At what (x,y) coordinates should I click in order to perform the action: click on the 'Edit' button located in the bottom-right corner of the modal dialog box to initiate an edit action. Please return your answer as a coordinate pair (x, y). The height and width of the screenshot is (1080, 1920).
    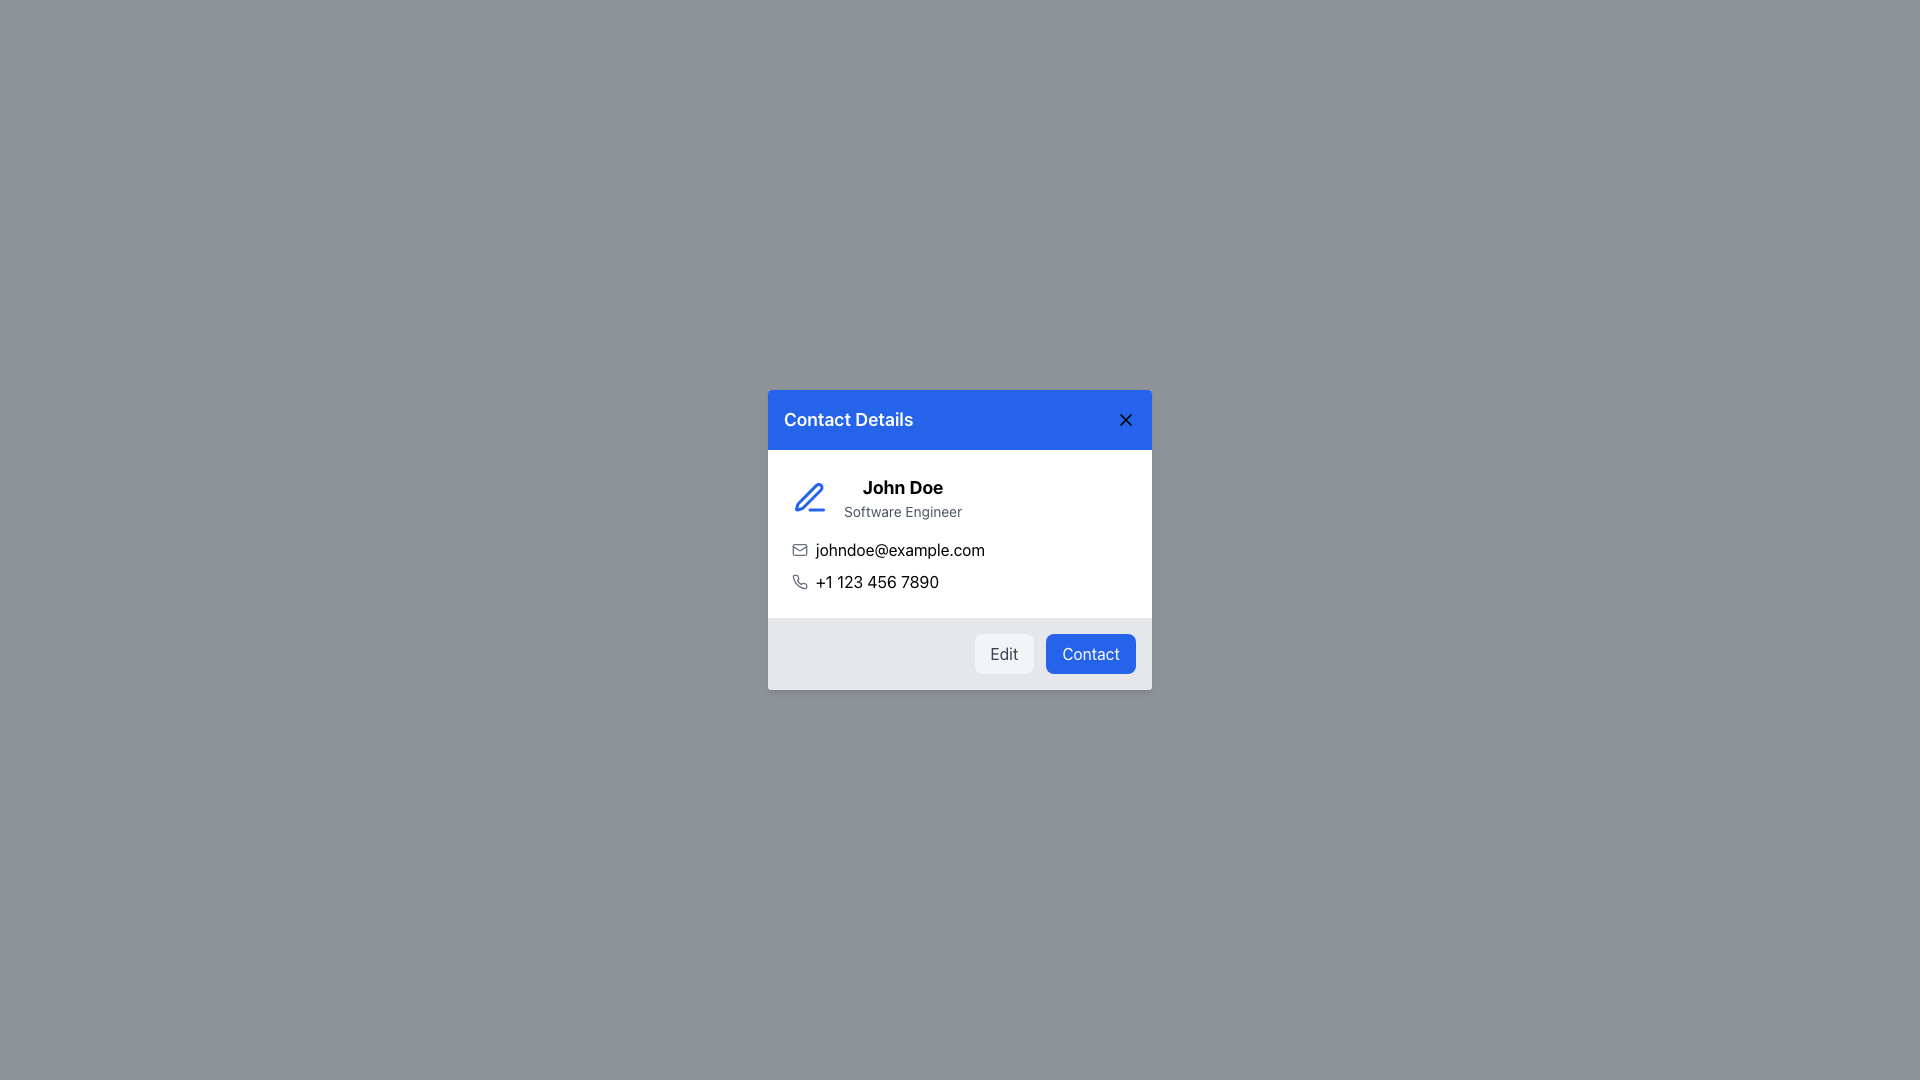
    Looking at the image, I should click on (960, 654).